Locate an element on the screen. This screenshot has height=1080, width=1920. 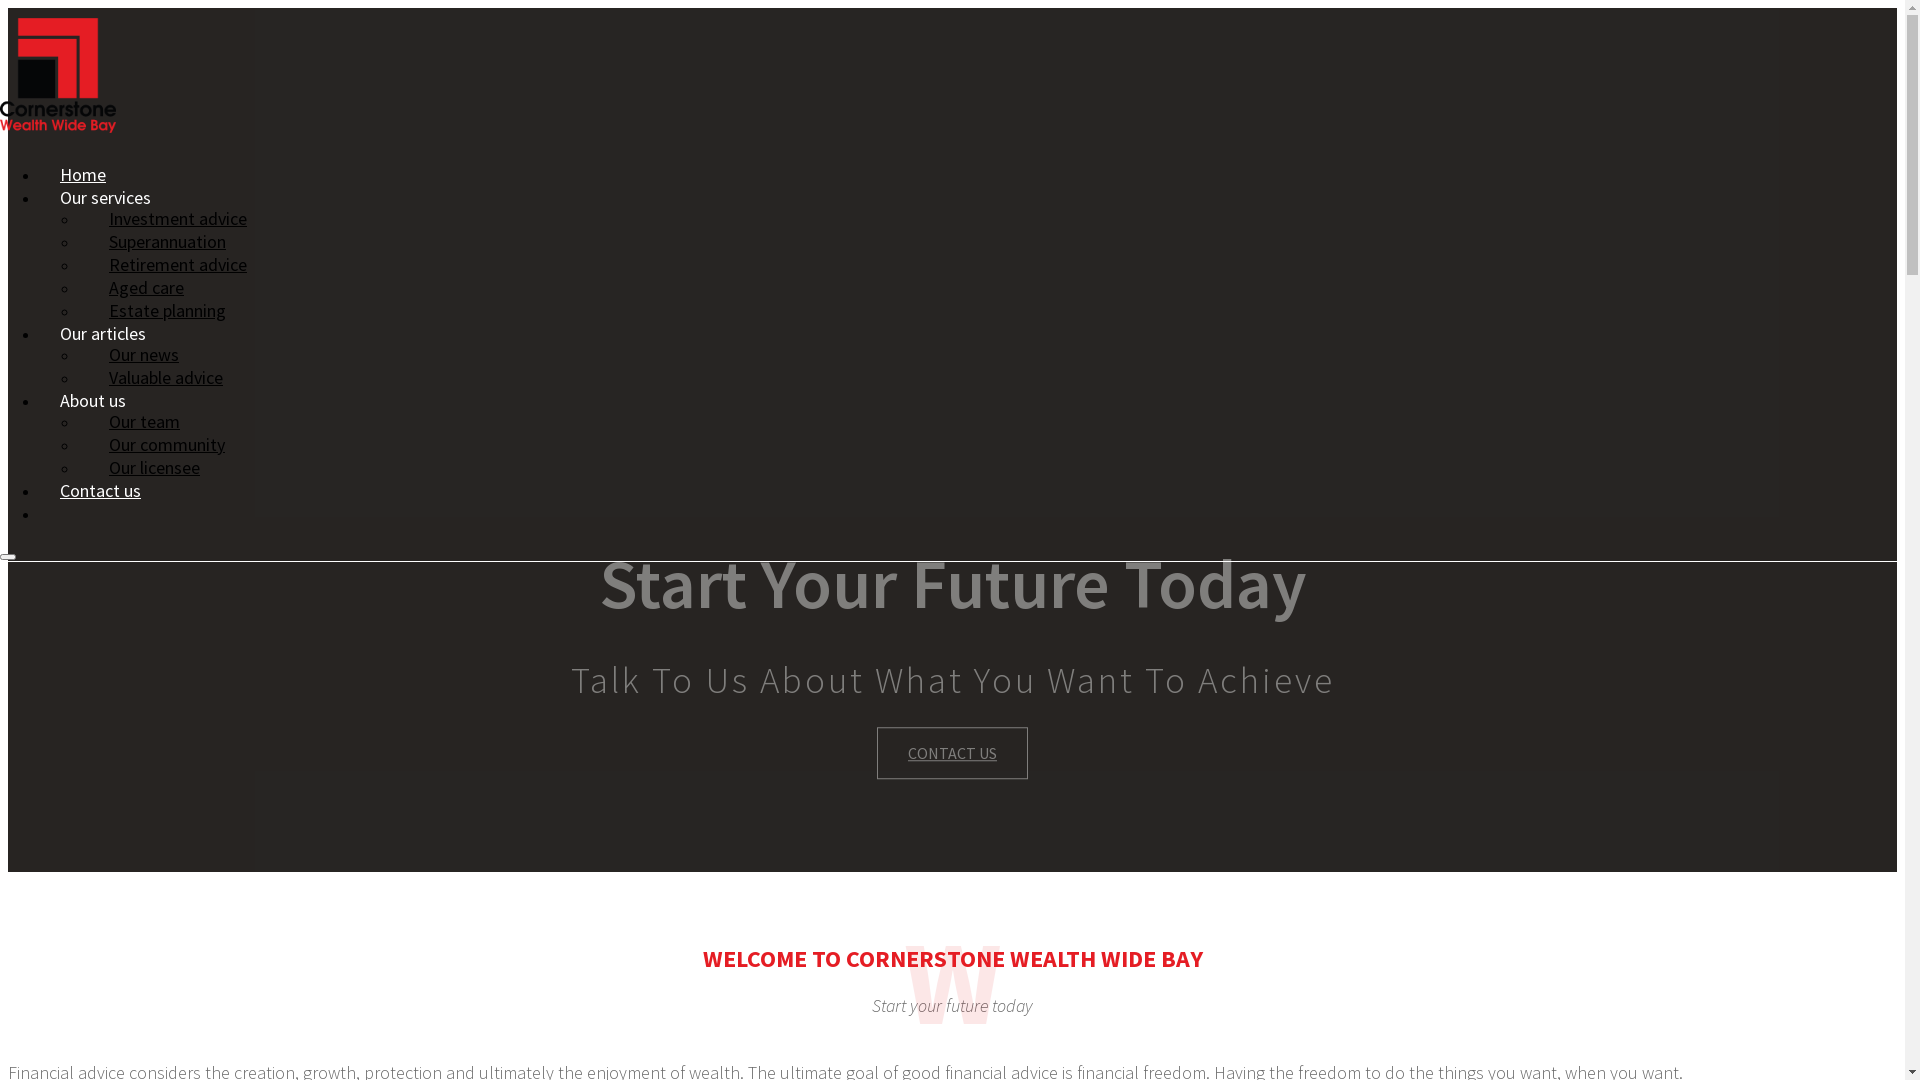
'Our news' is located at coordinates (143, 353).